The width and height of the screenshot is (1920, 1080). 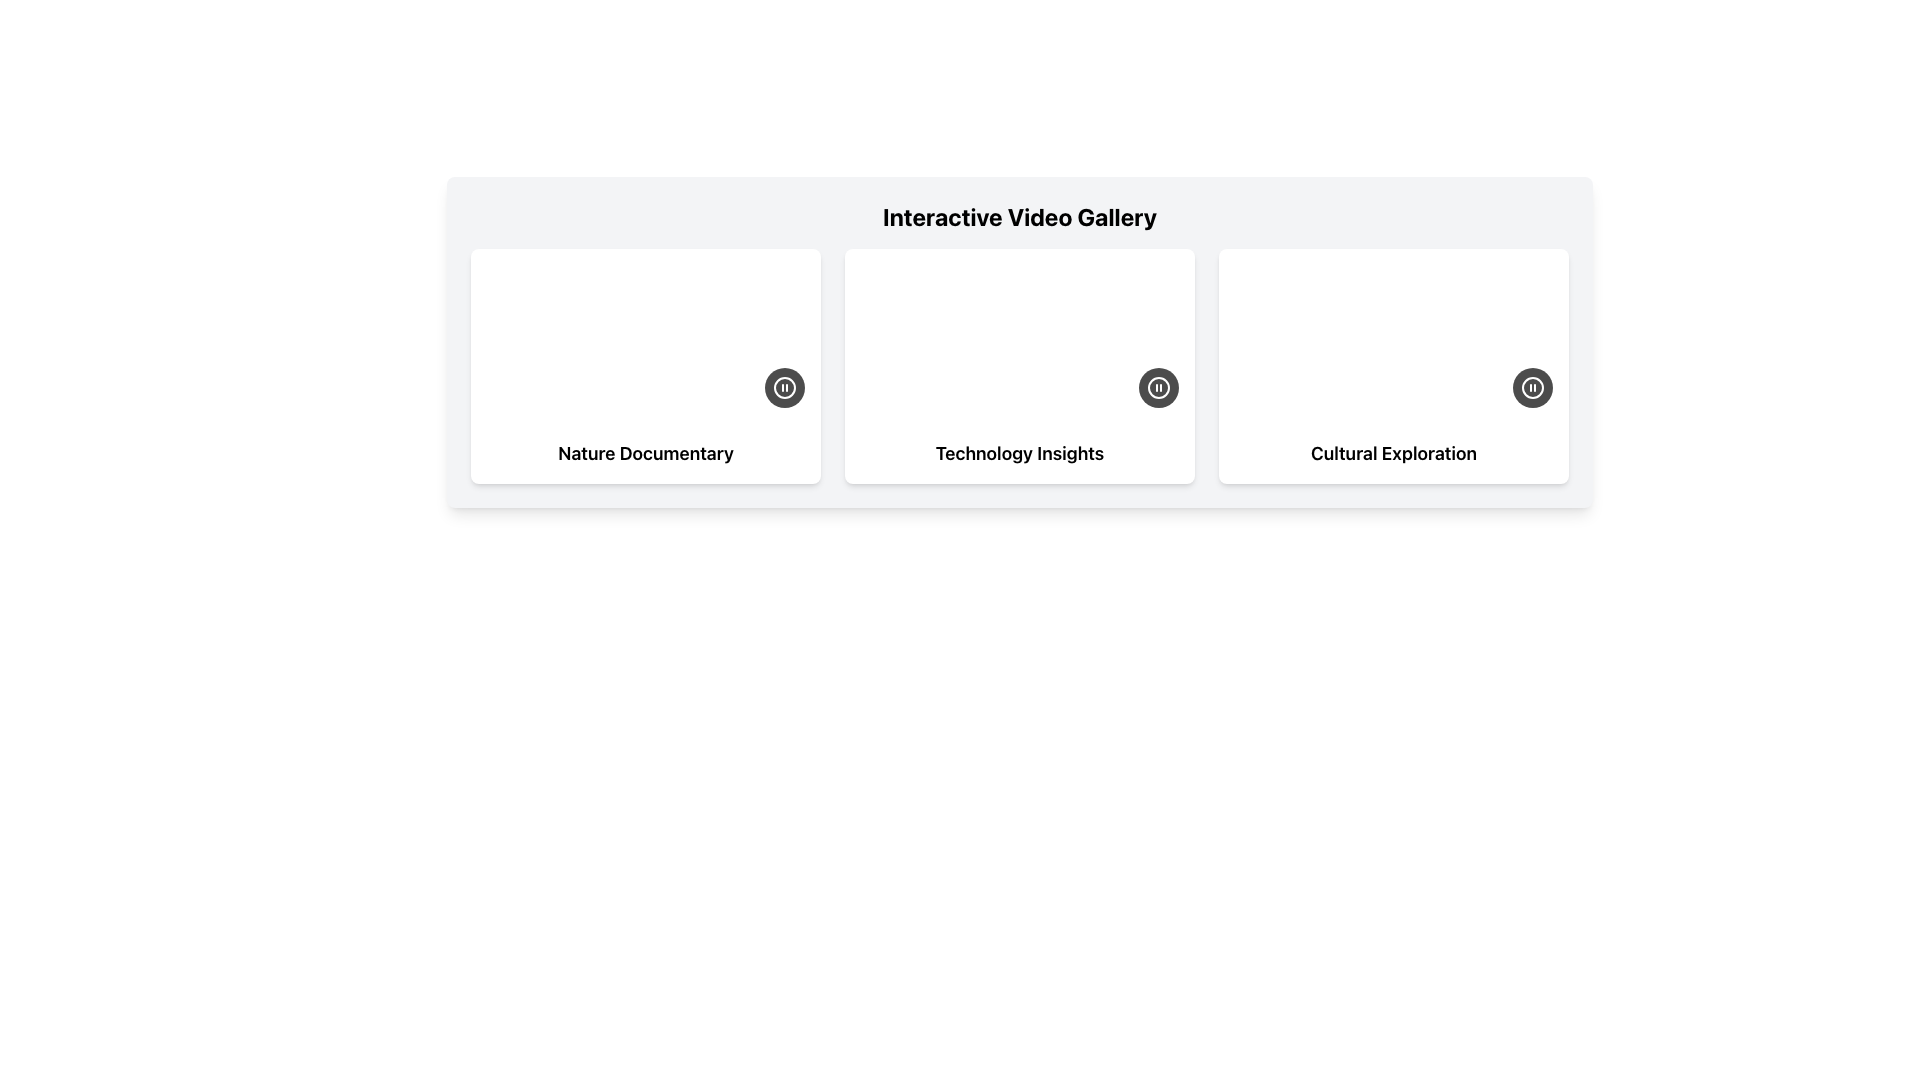 What do you see at coordinates (1158, 388) in the screenshot?
I see `the pause button located in the lower-right corner of the middle card of the three-card layout` at bounding box center [1158, 388].